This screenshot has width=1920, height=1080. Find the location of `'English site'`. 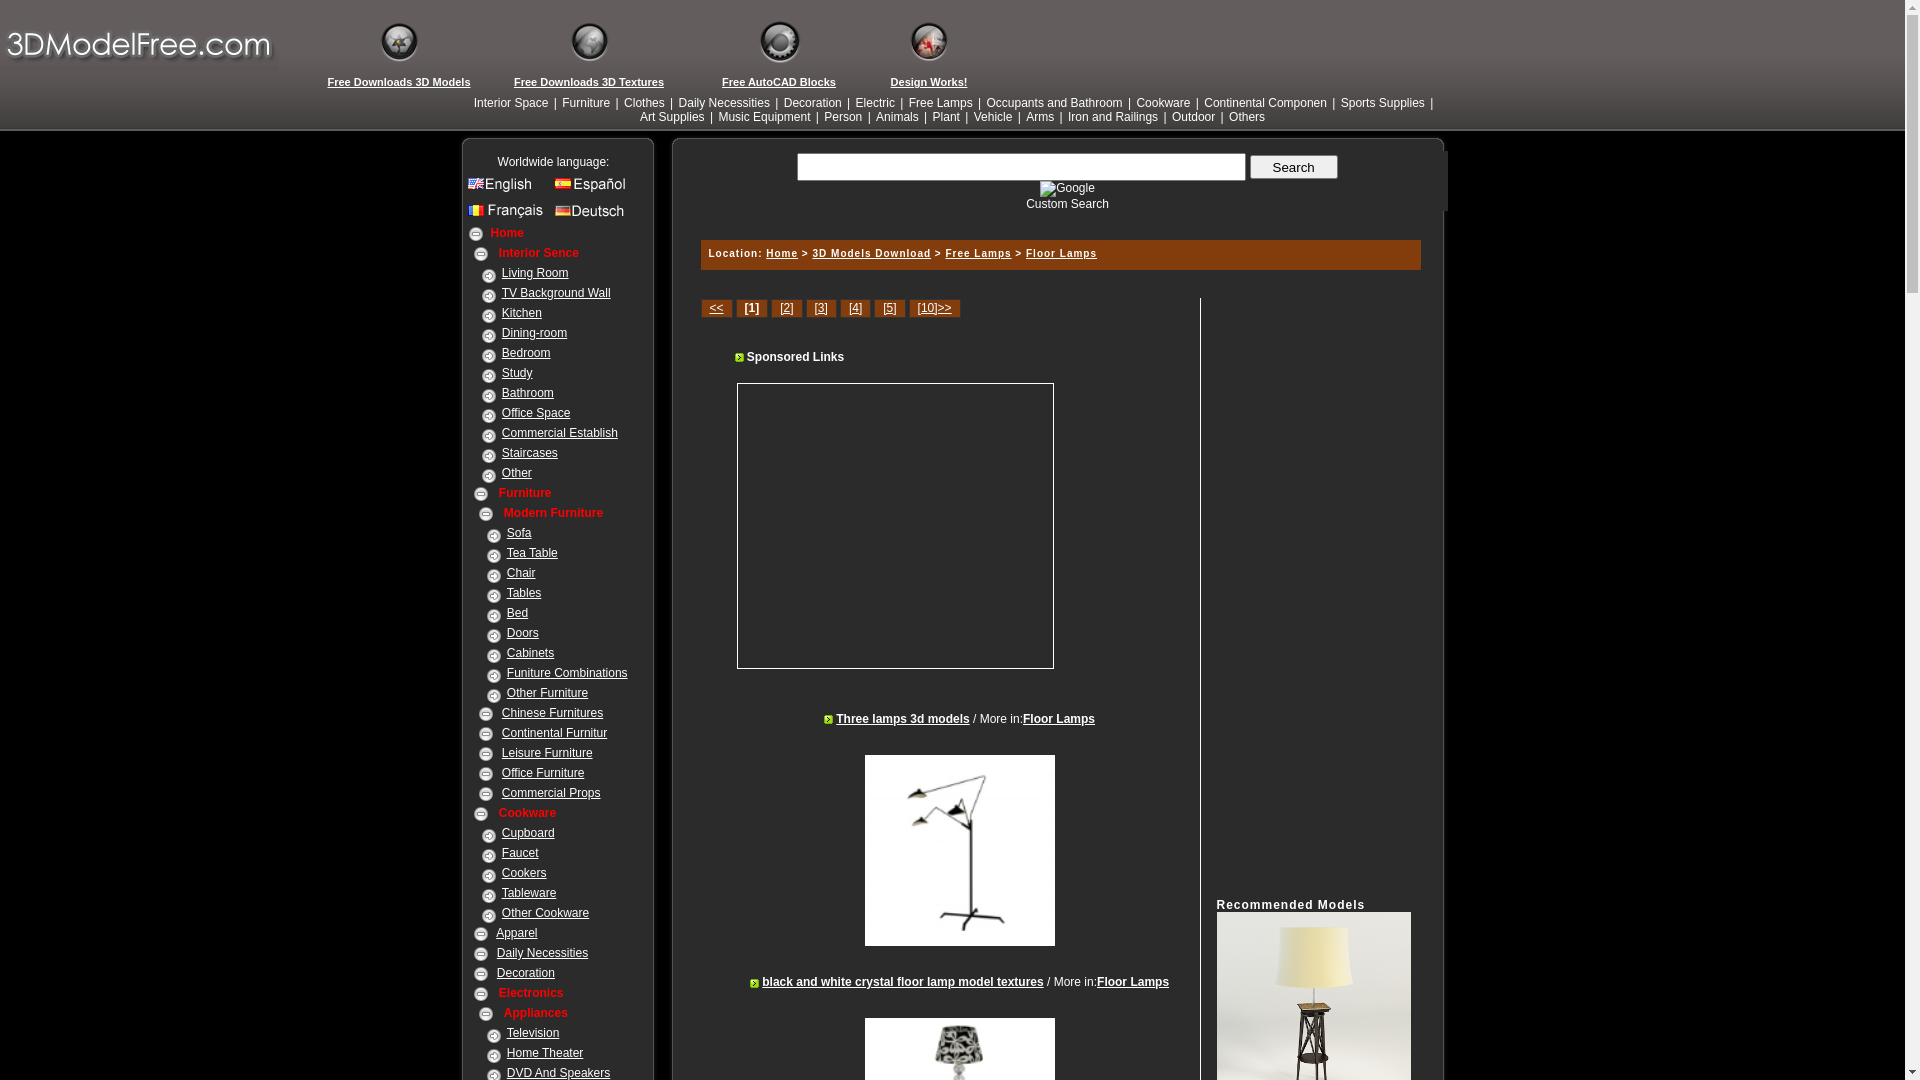

'English site' is located at coordinates (508, 189).